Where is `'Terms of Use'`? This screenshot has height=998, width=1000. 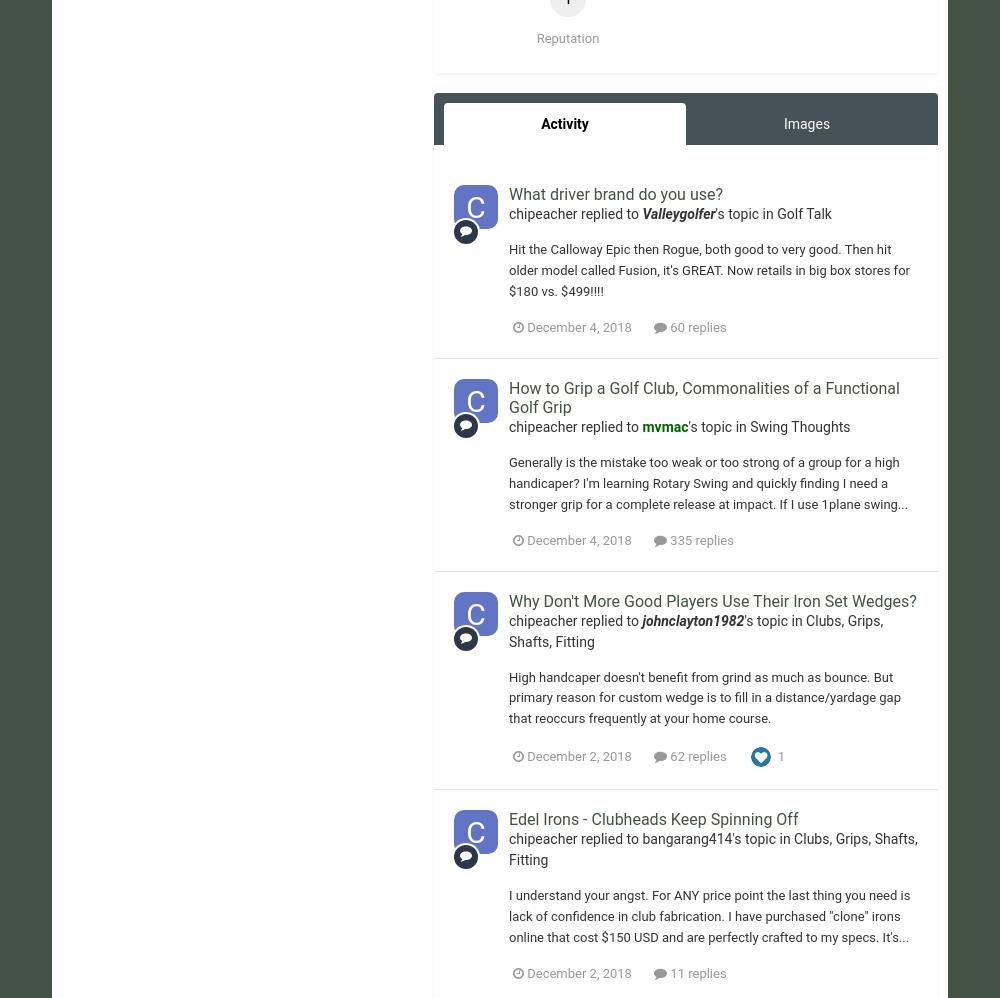 'Terms of Use' is located at coordinates (792, 355).